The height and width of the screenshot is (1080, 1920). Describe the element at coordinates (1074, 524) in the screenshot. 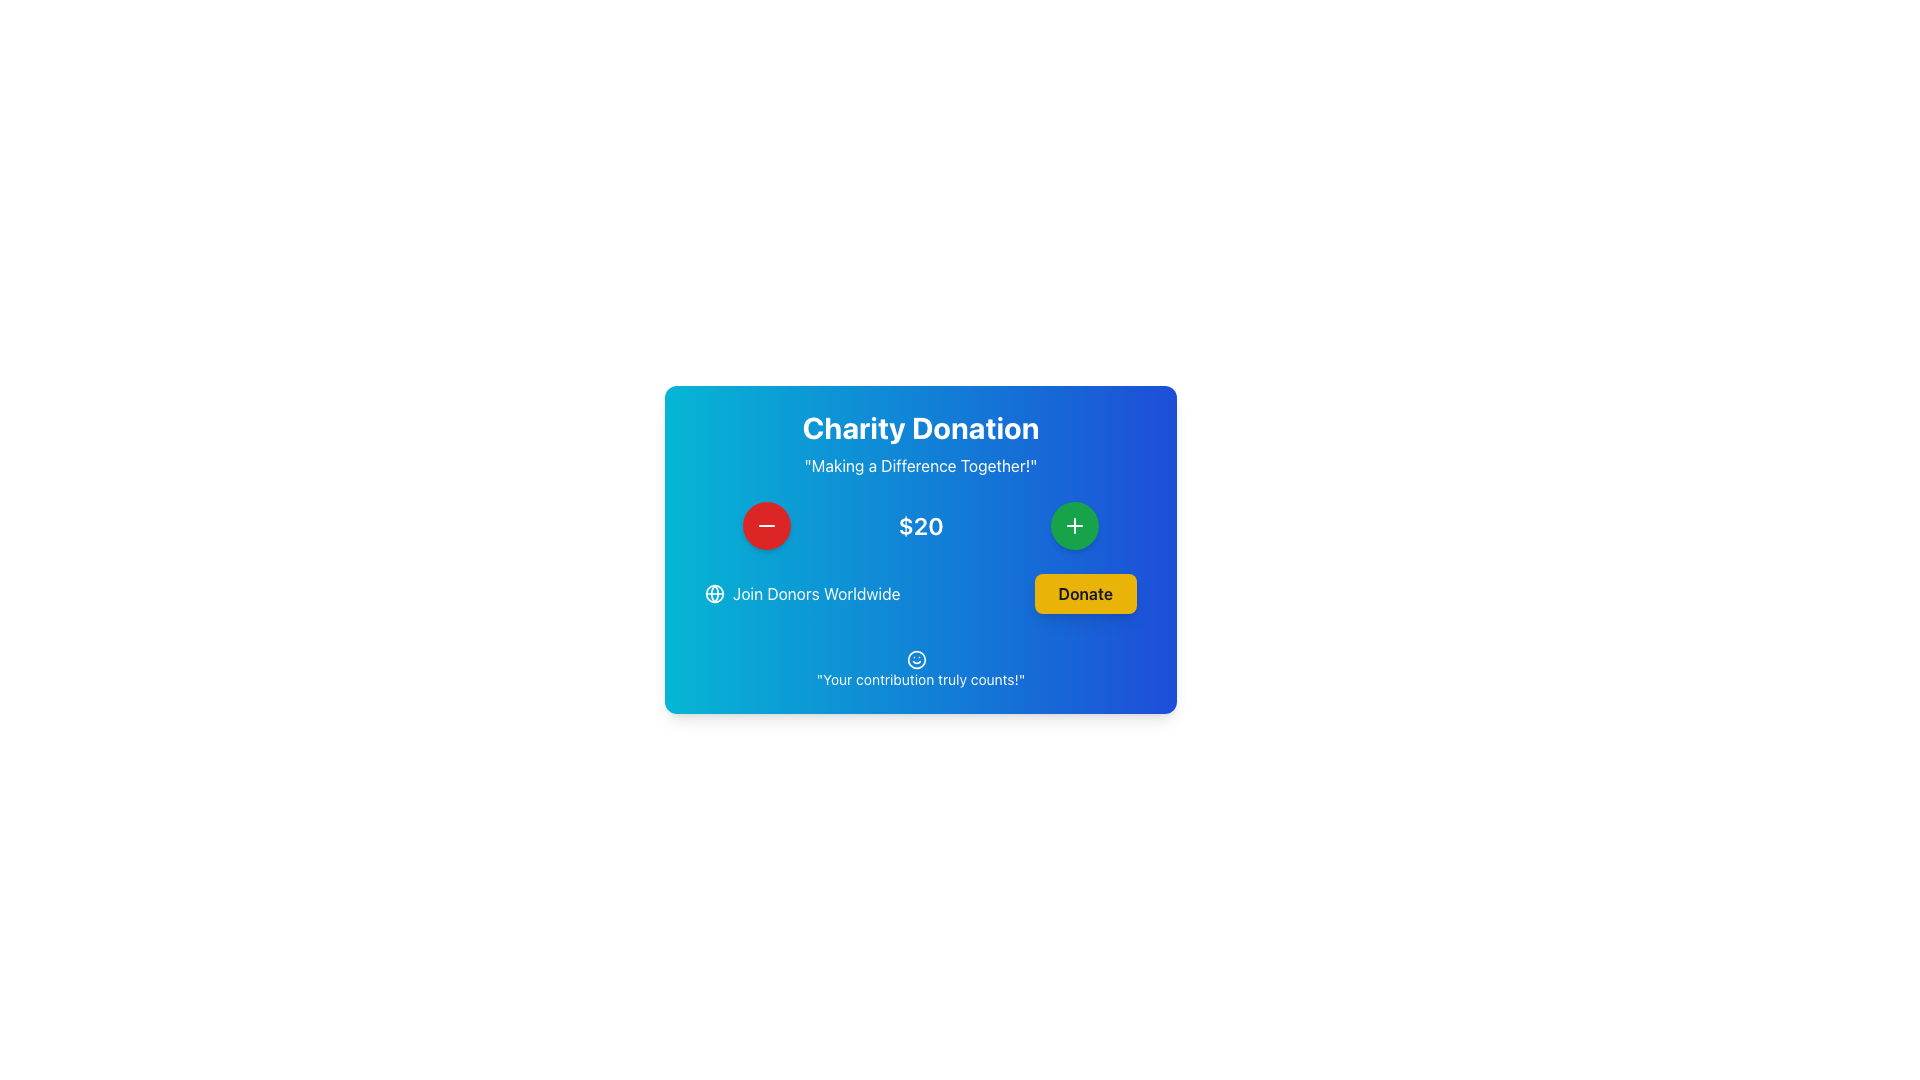

I see `the plus icon, which is a white plus sign in a circular green button located towards the right inside a card, adjacent to a yellow 'Donate' button` at that location.